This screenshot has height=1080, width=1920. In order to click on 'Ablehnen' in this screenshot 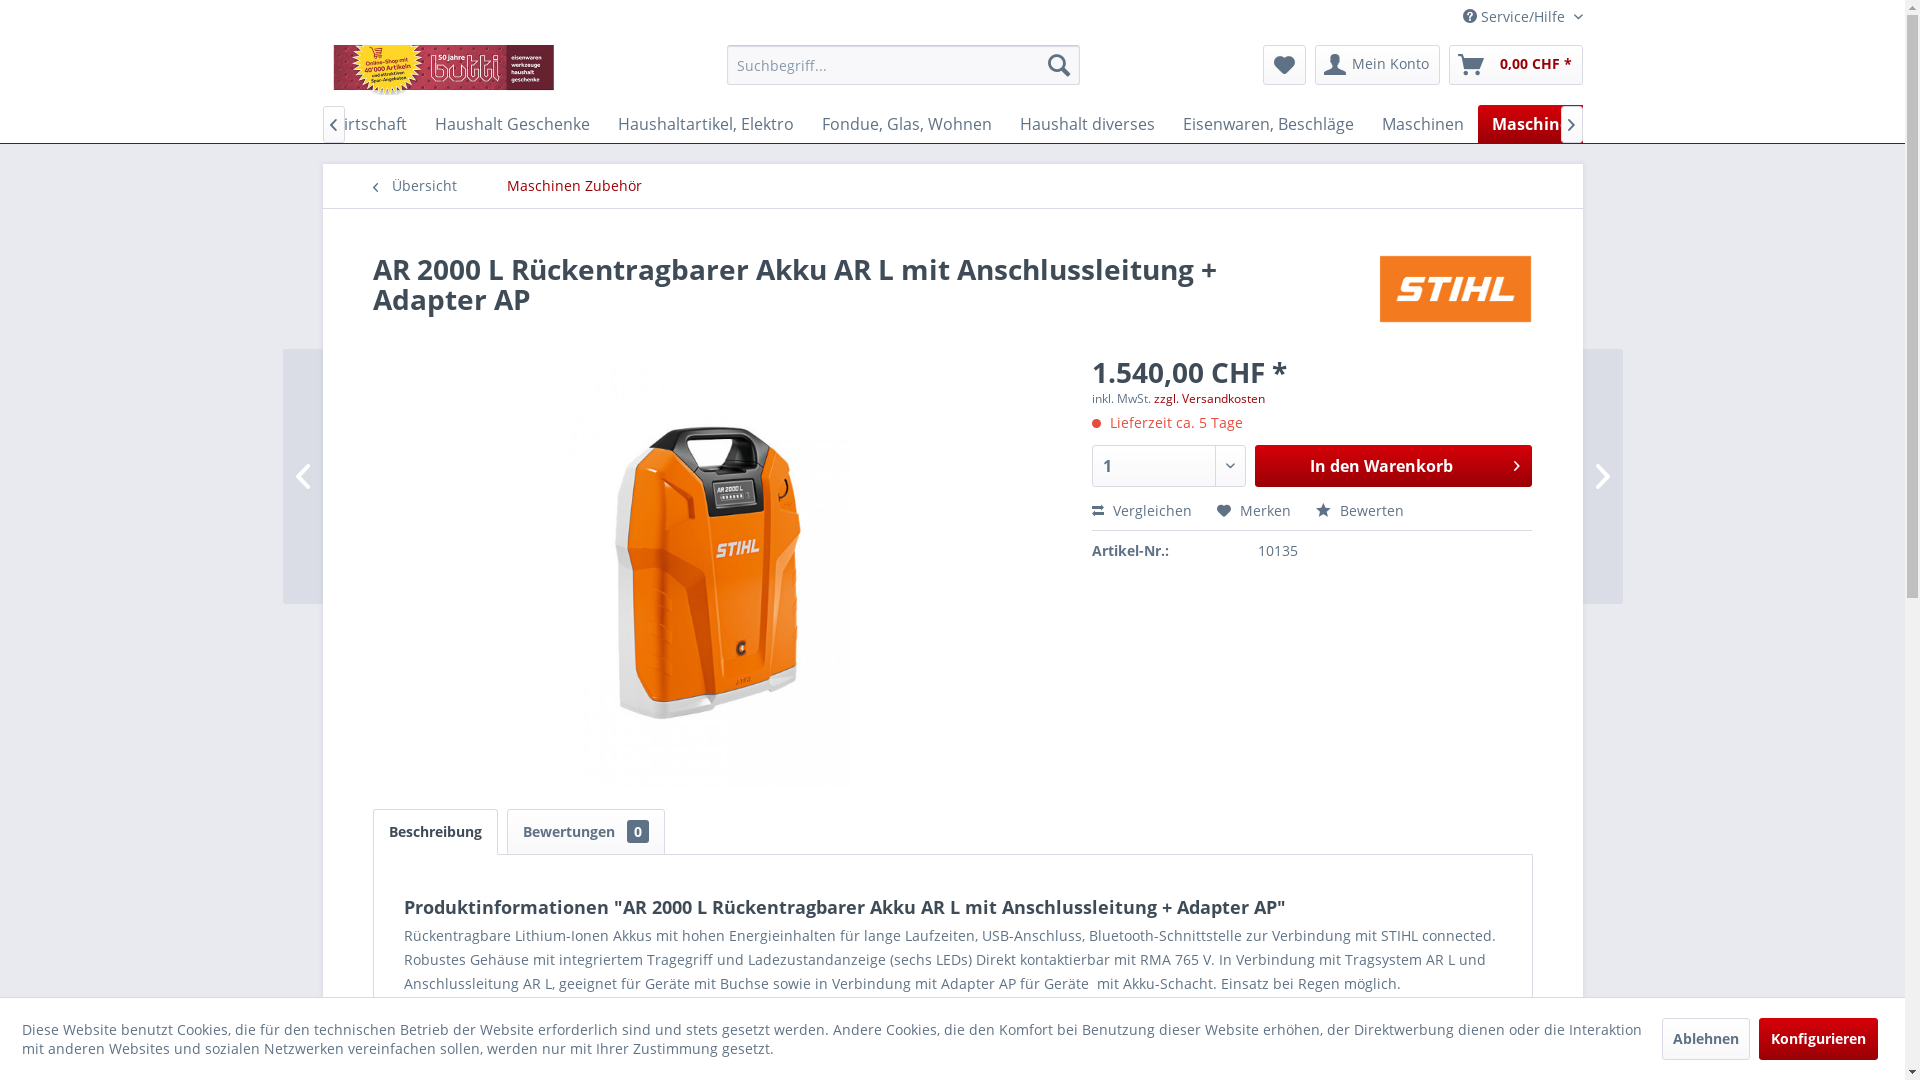, I will do `click(1704, 1037)`.